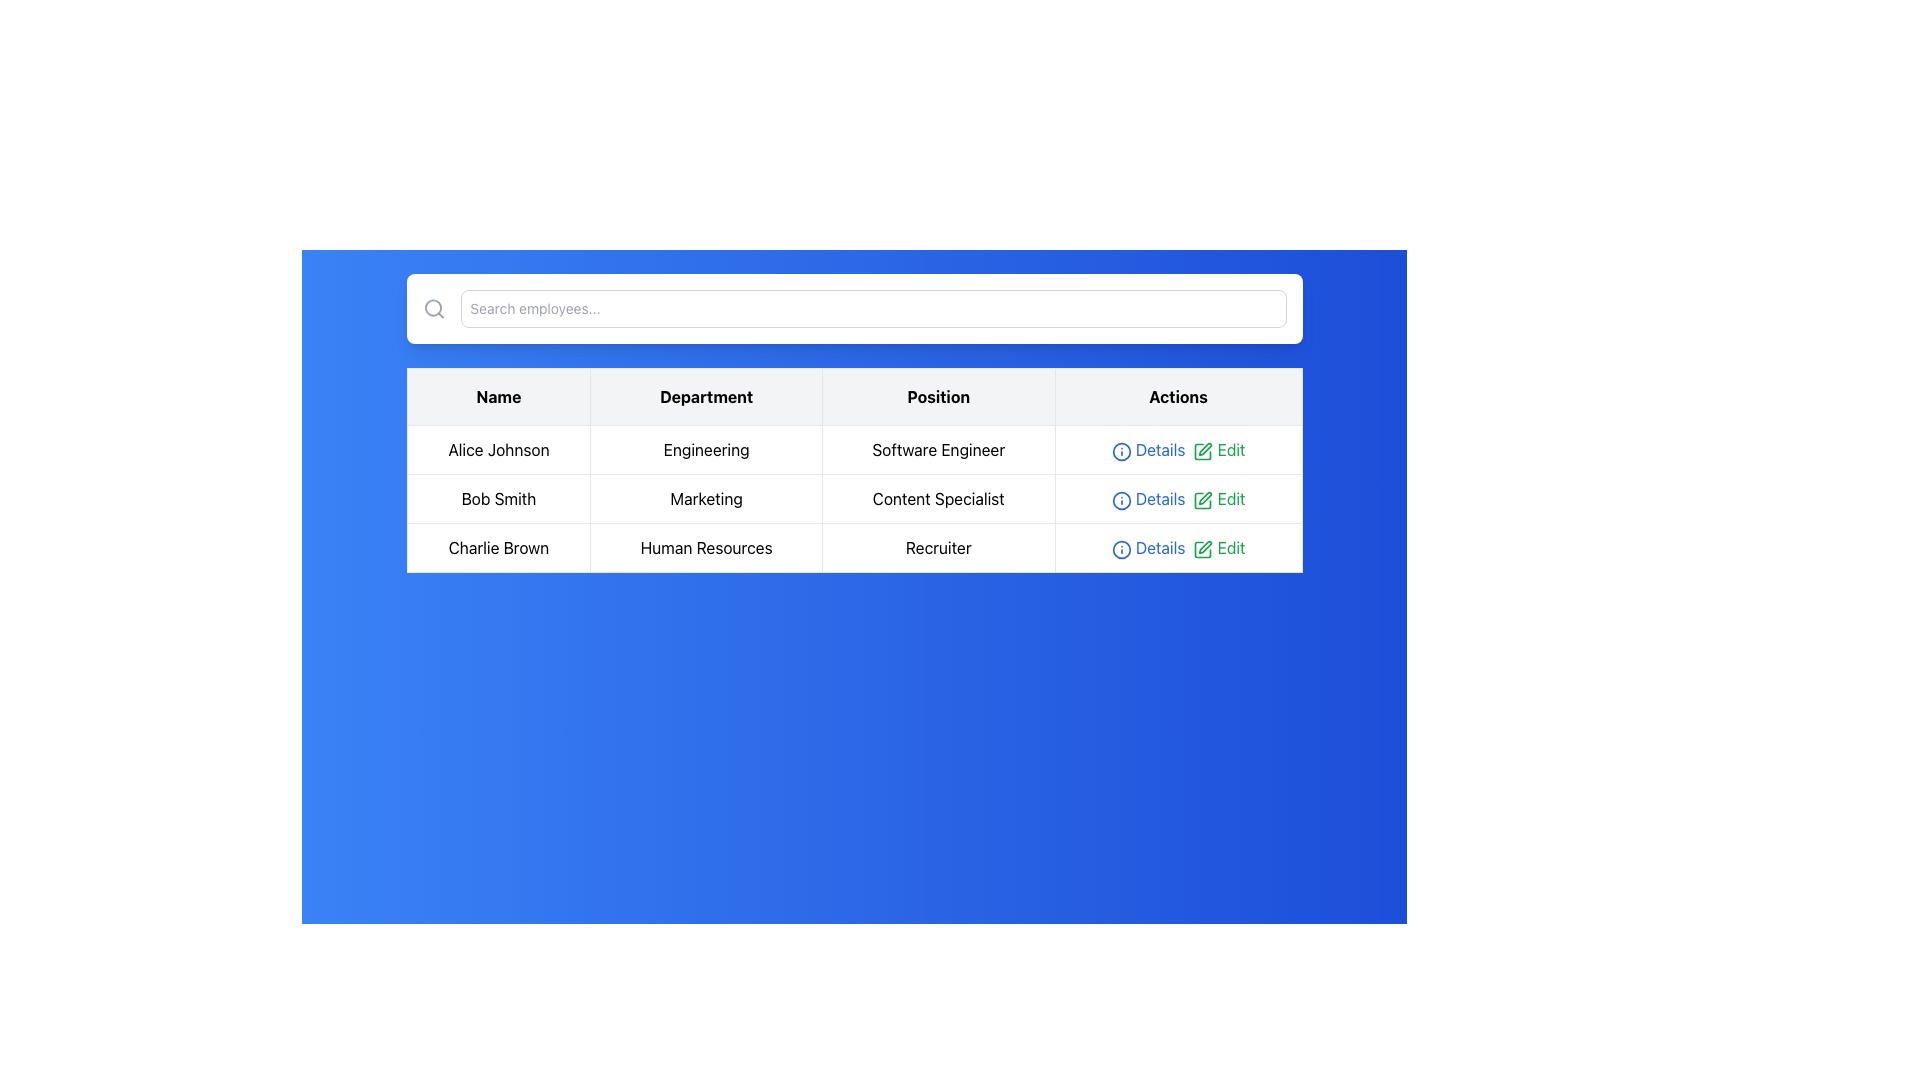 The height and width of the screenshot is (1080, 1920). Describe the element at coordinates (1121, 499) in the screenshot. I see `the information icon represented by the SVG graphical component (circle) located in the second row of the 'Actions' column for 'Bob Smith' in the details section` at that location.